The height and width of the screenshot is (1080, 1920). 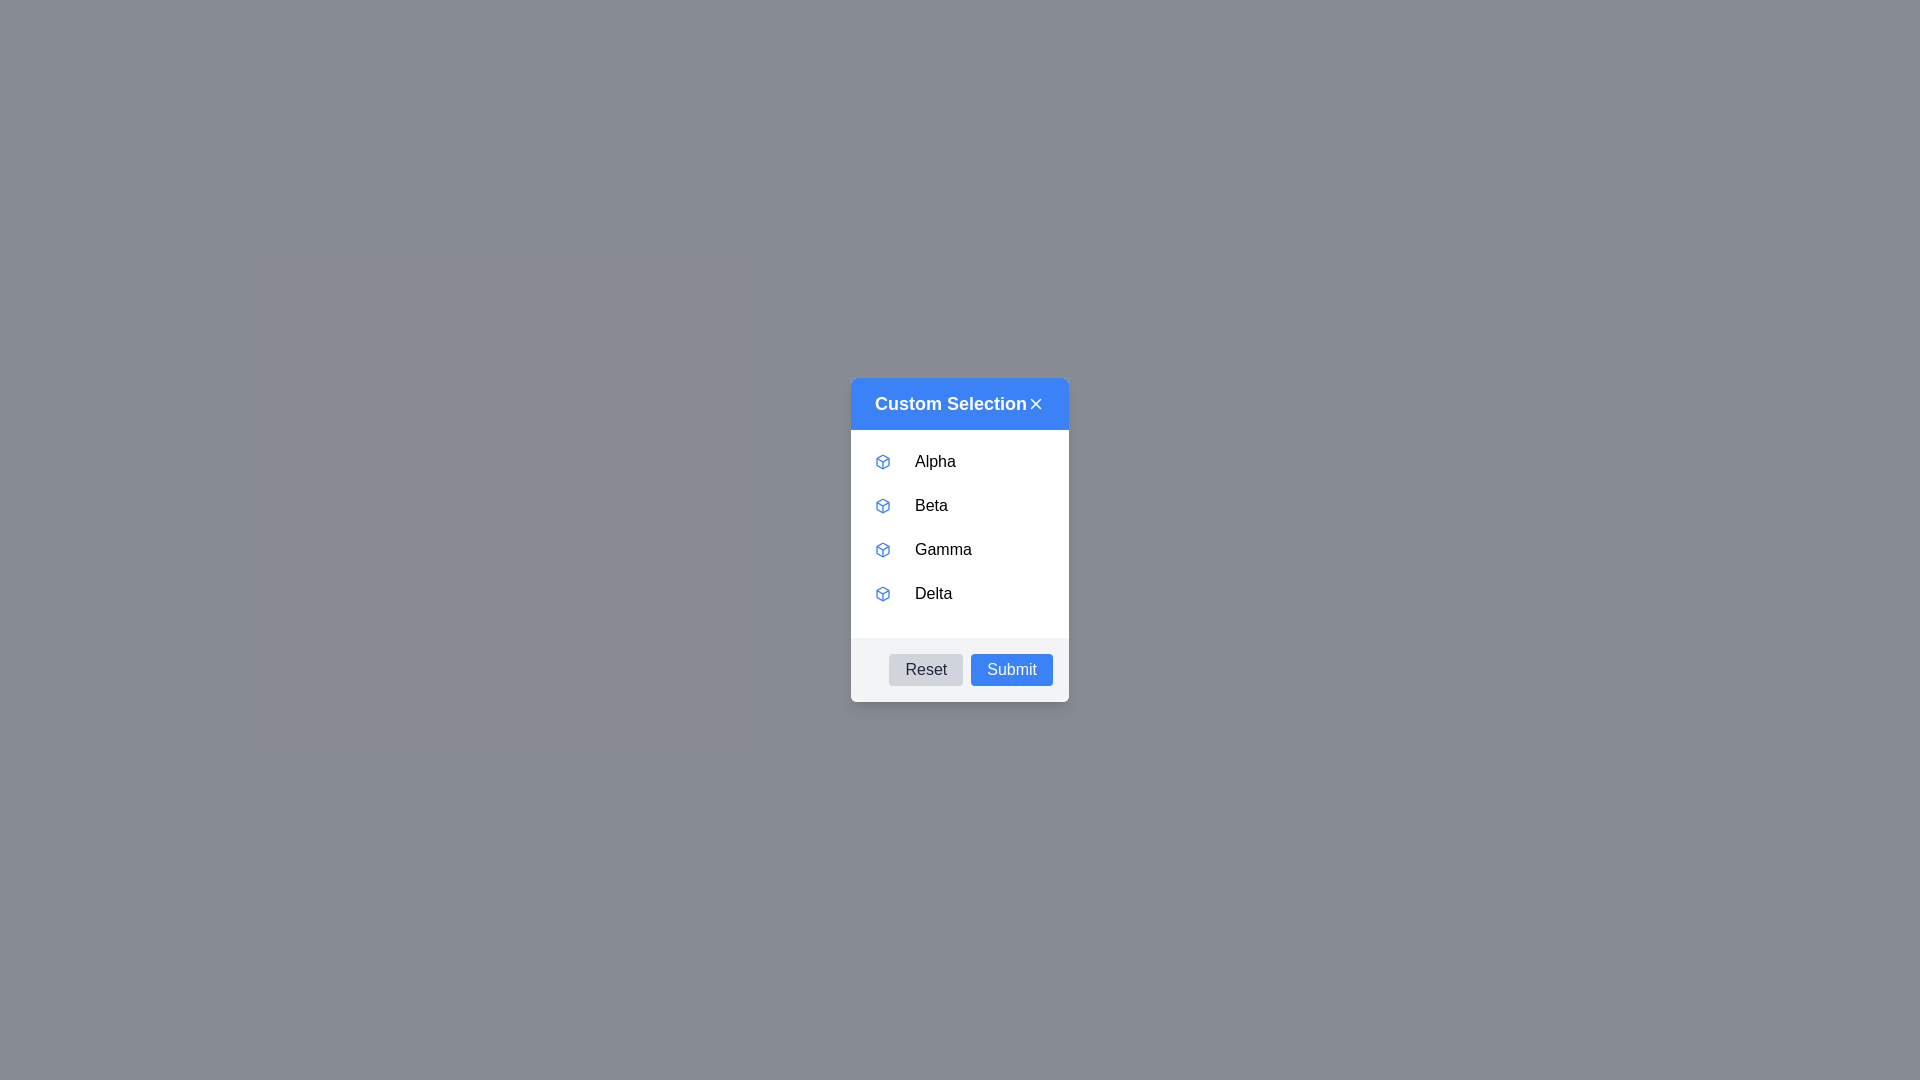 What do you see at coordinates (1012, 670) in the screenshot?
I see `the 'Submit' button with a blue background and white text` at bounding box center [1012, 670].